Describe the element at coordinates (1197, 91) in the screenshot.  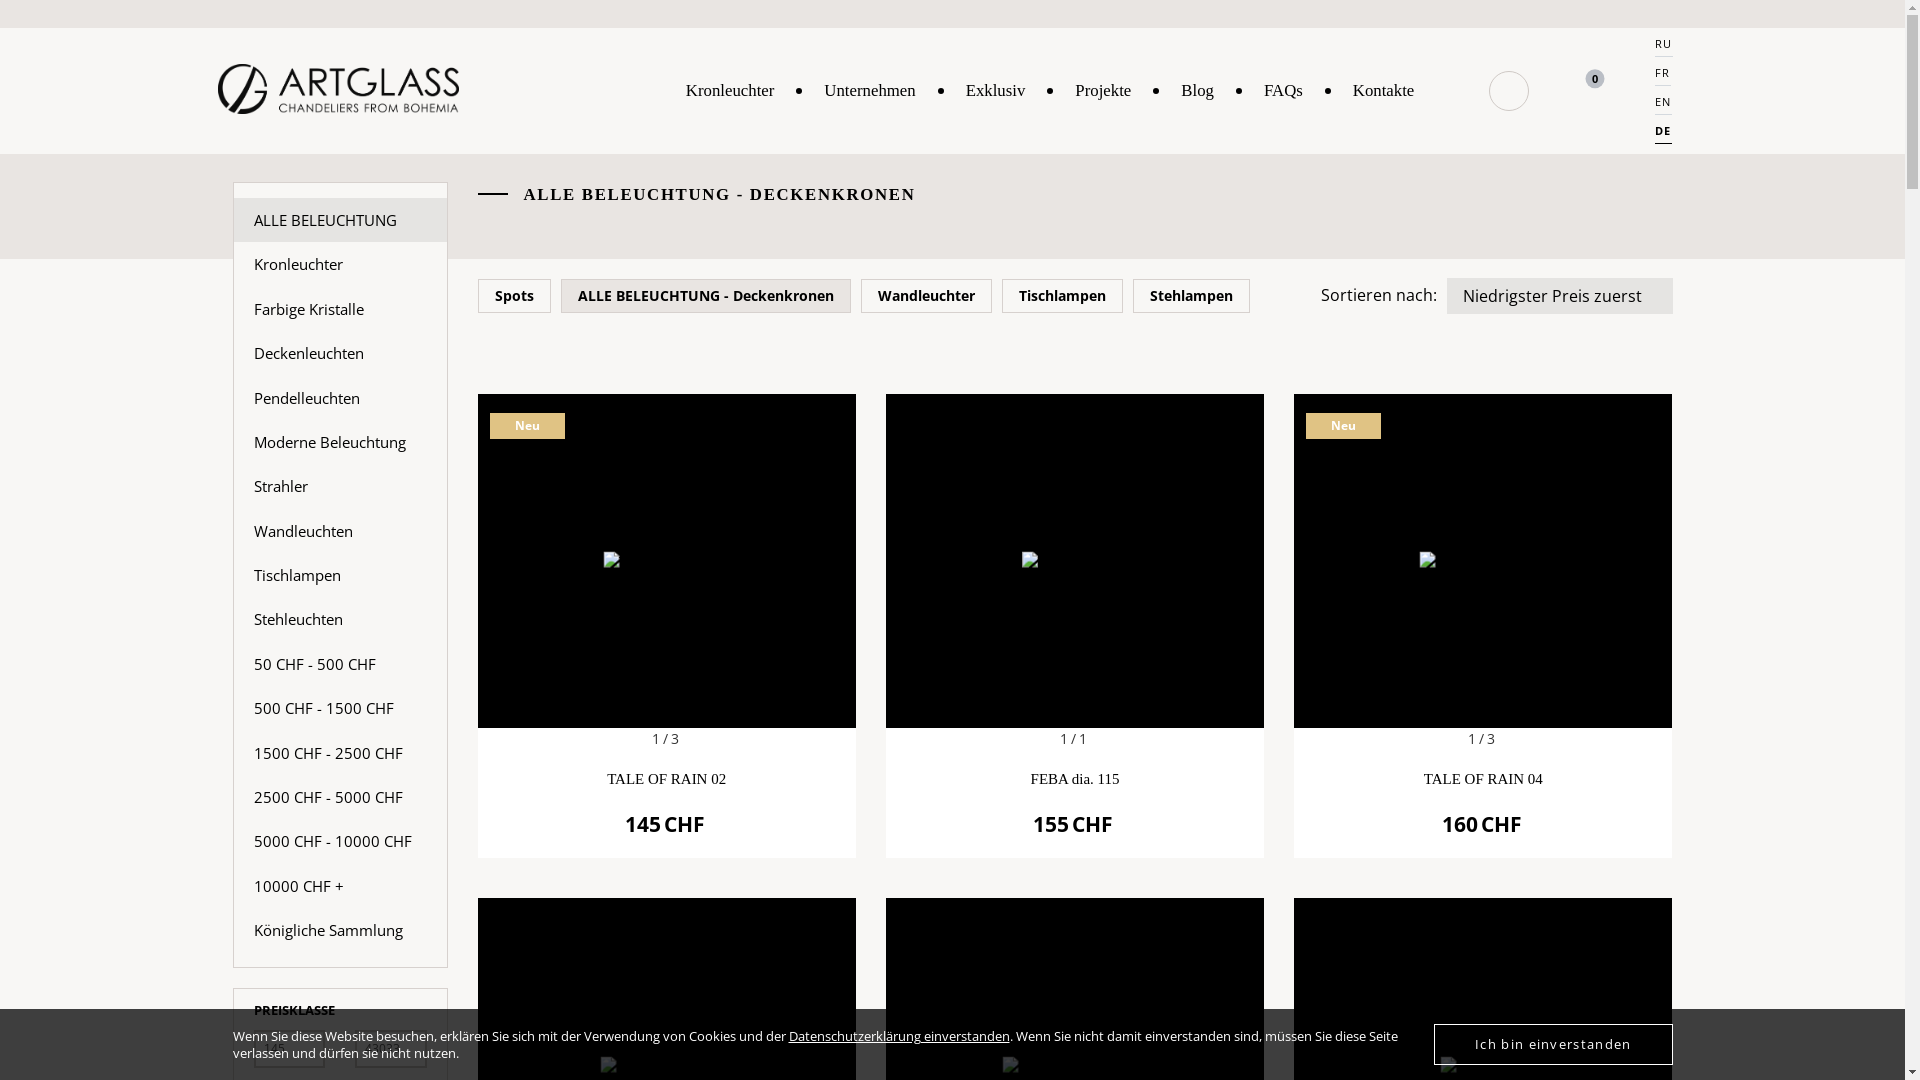
I see `'Blog'` at that location.